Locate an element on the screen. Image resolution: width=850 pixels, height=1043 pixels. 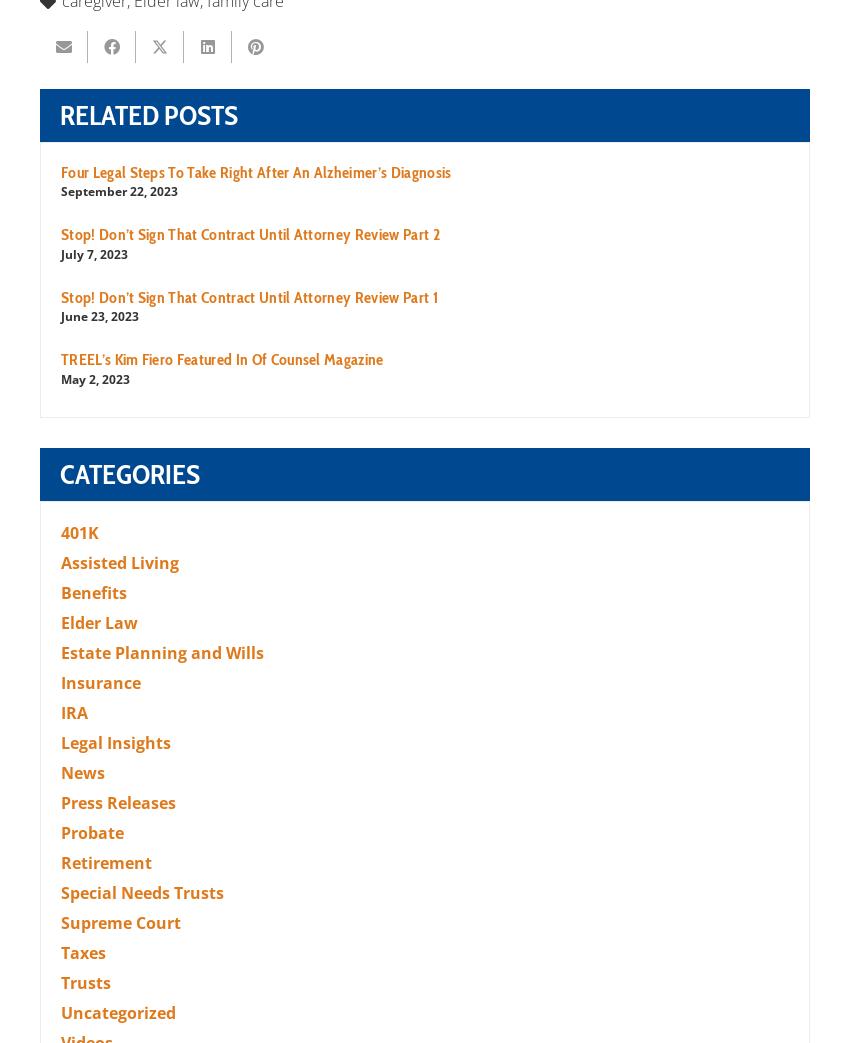
'Press Releases' is located at coordinates (117, 802).